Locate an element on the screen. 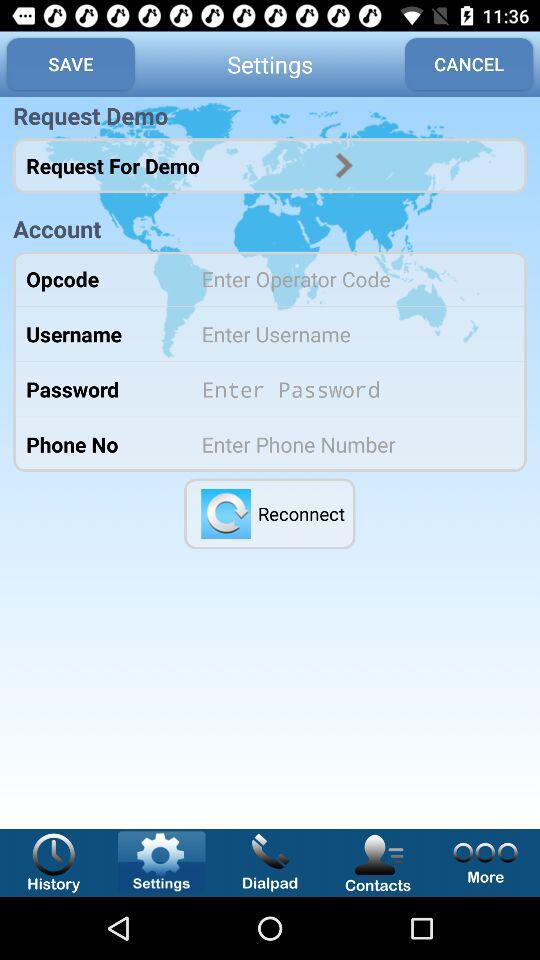  the app next to settings is located at coordinates (469, 64).